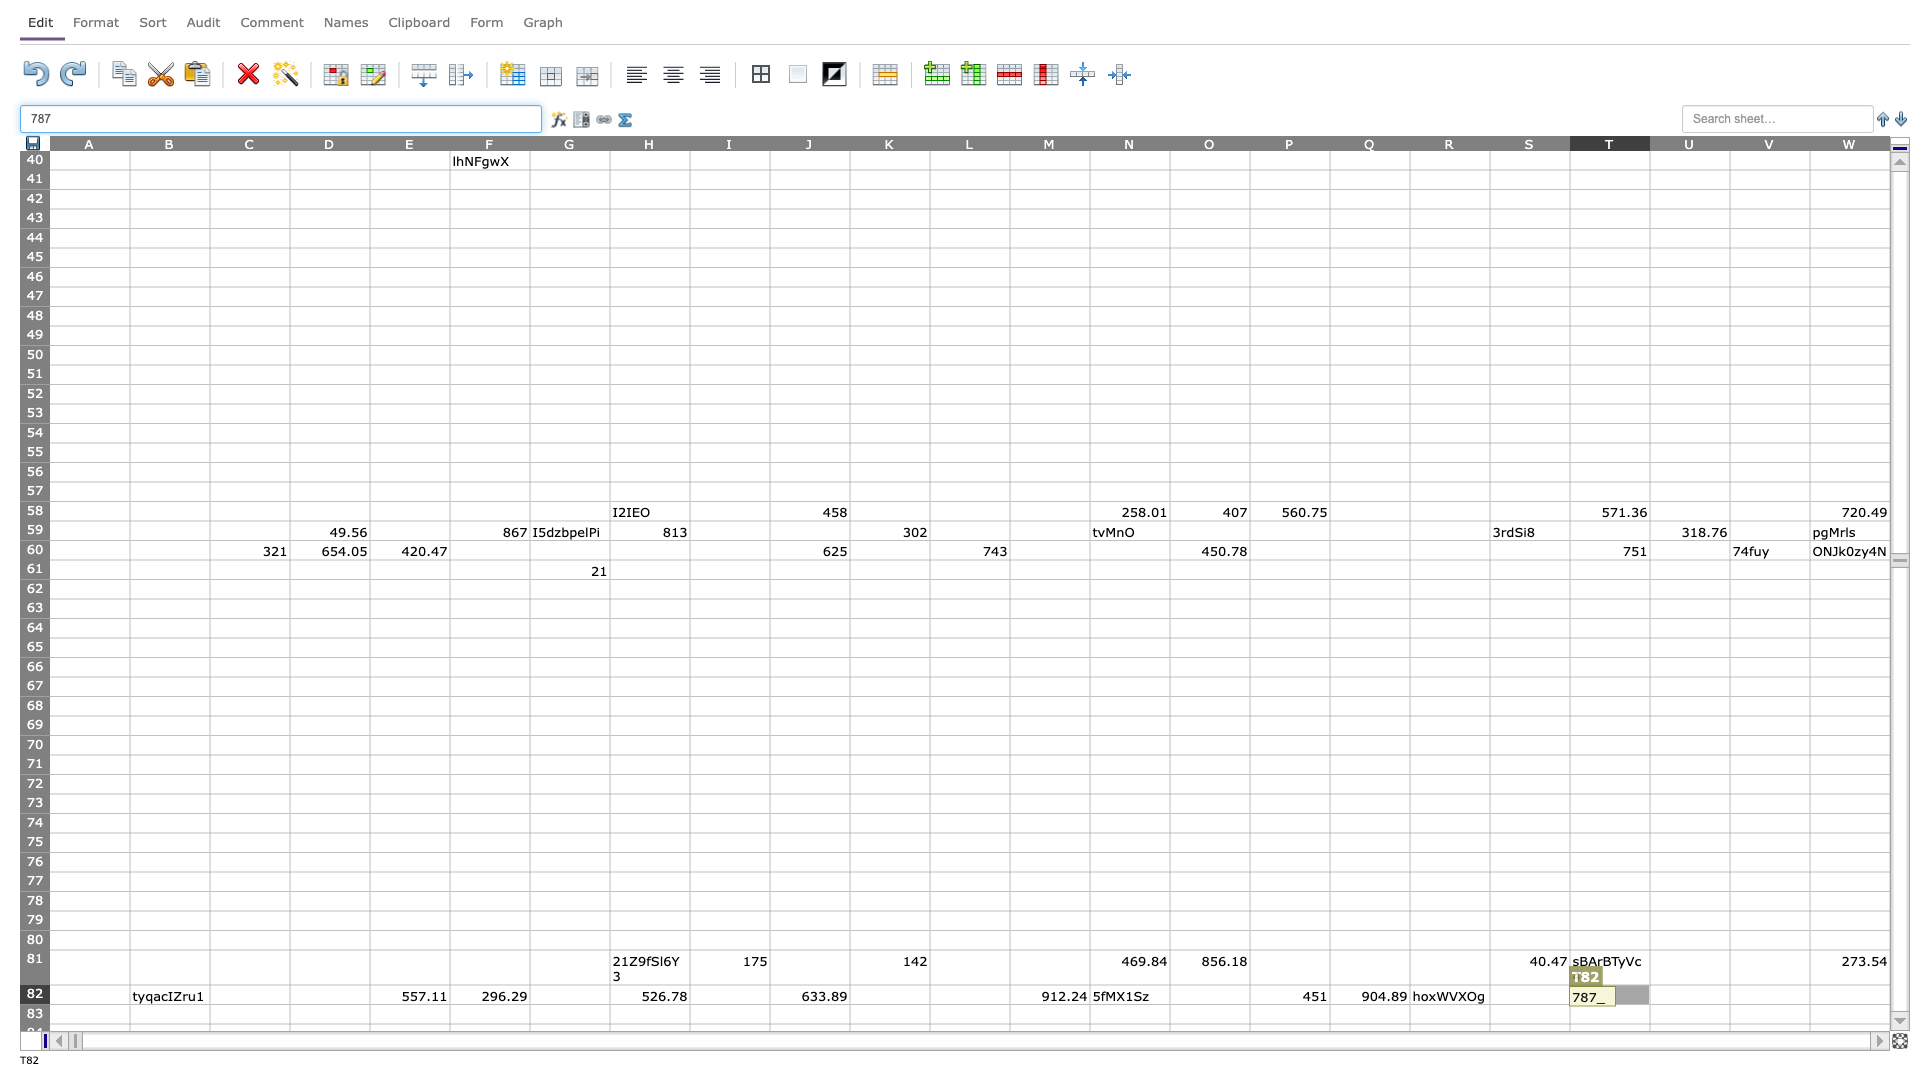 The image size is (1920, 1080). Describe the element at coordinates (1728, 994) in the screenshot. I see `Right edge of U-82` at that location.